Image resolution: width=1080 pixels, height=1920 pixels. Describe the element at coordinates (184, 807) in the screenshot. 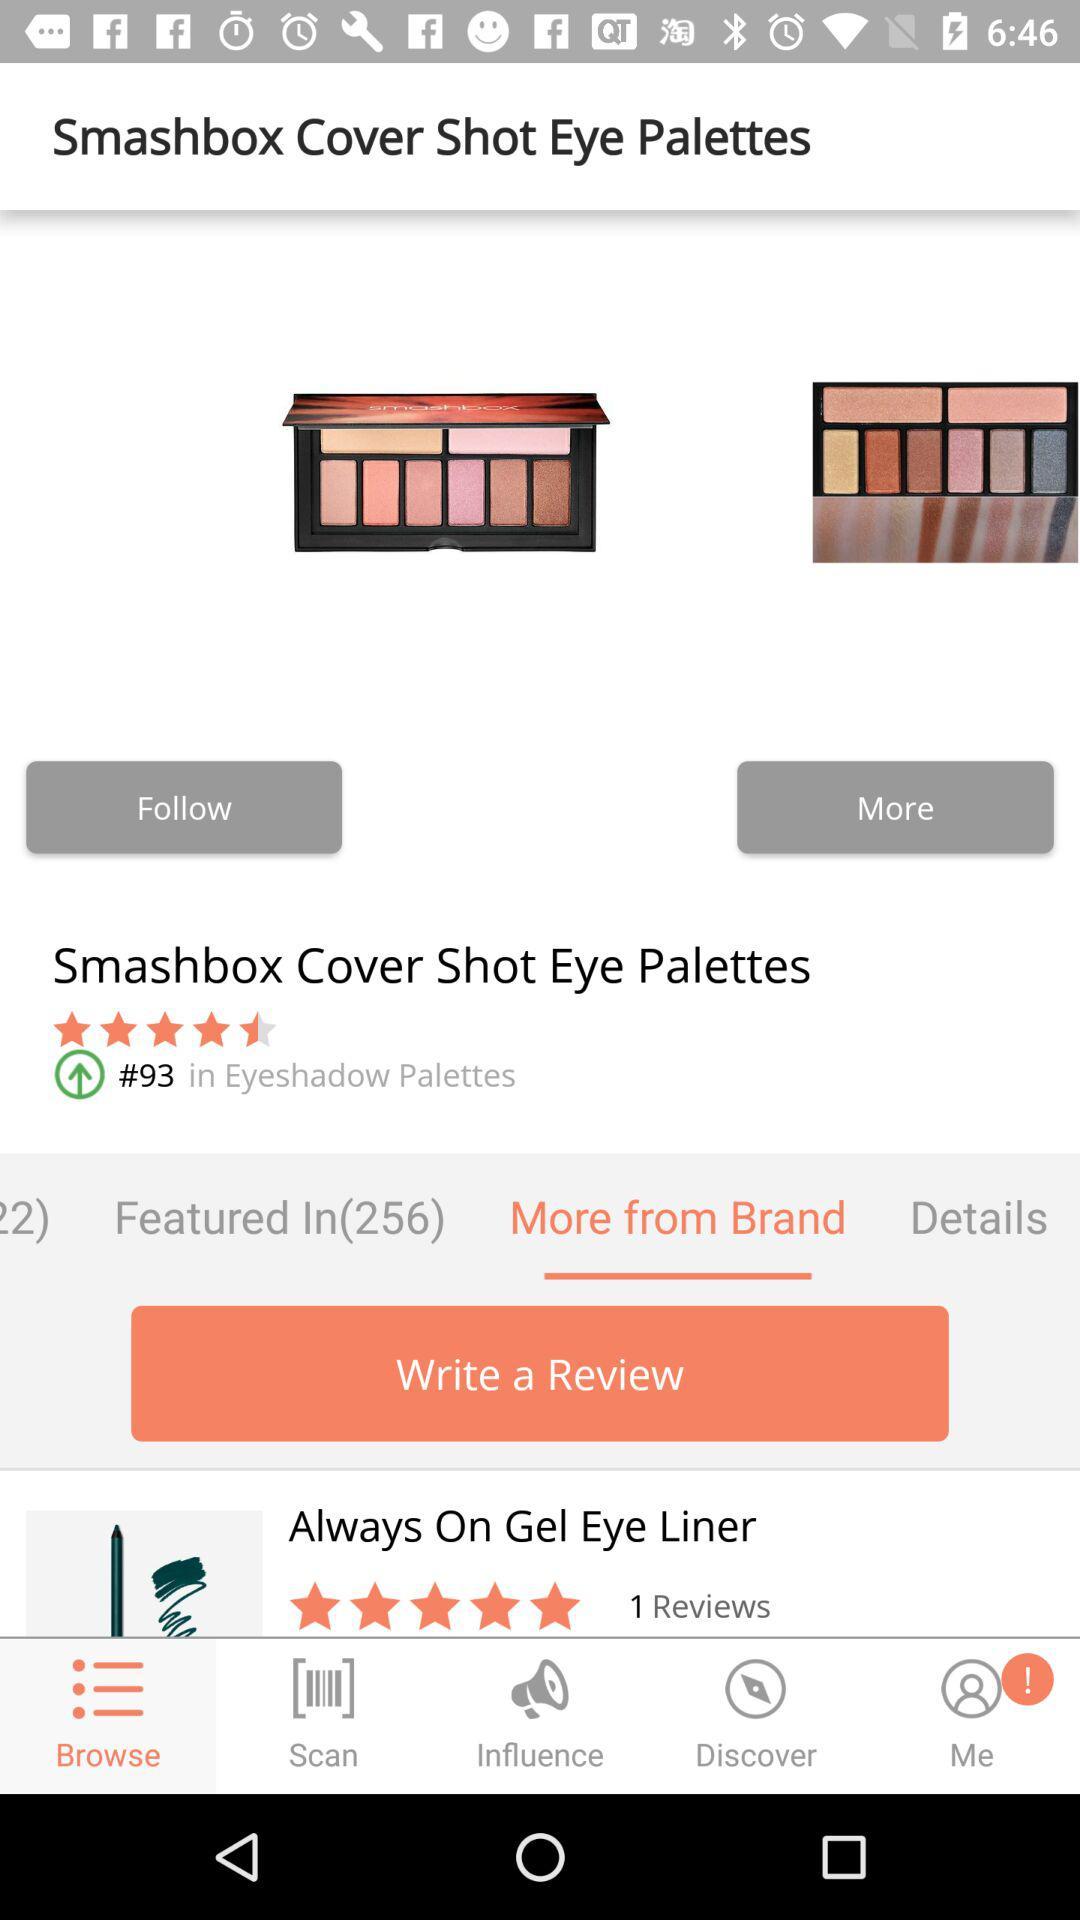

I see `the icon above the smashbox cover shot` at that location.